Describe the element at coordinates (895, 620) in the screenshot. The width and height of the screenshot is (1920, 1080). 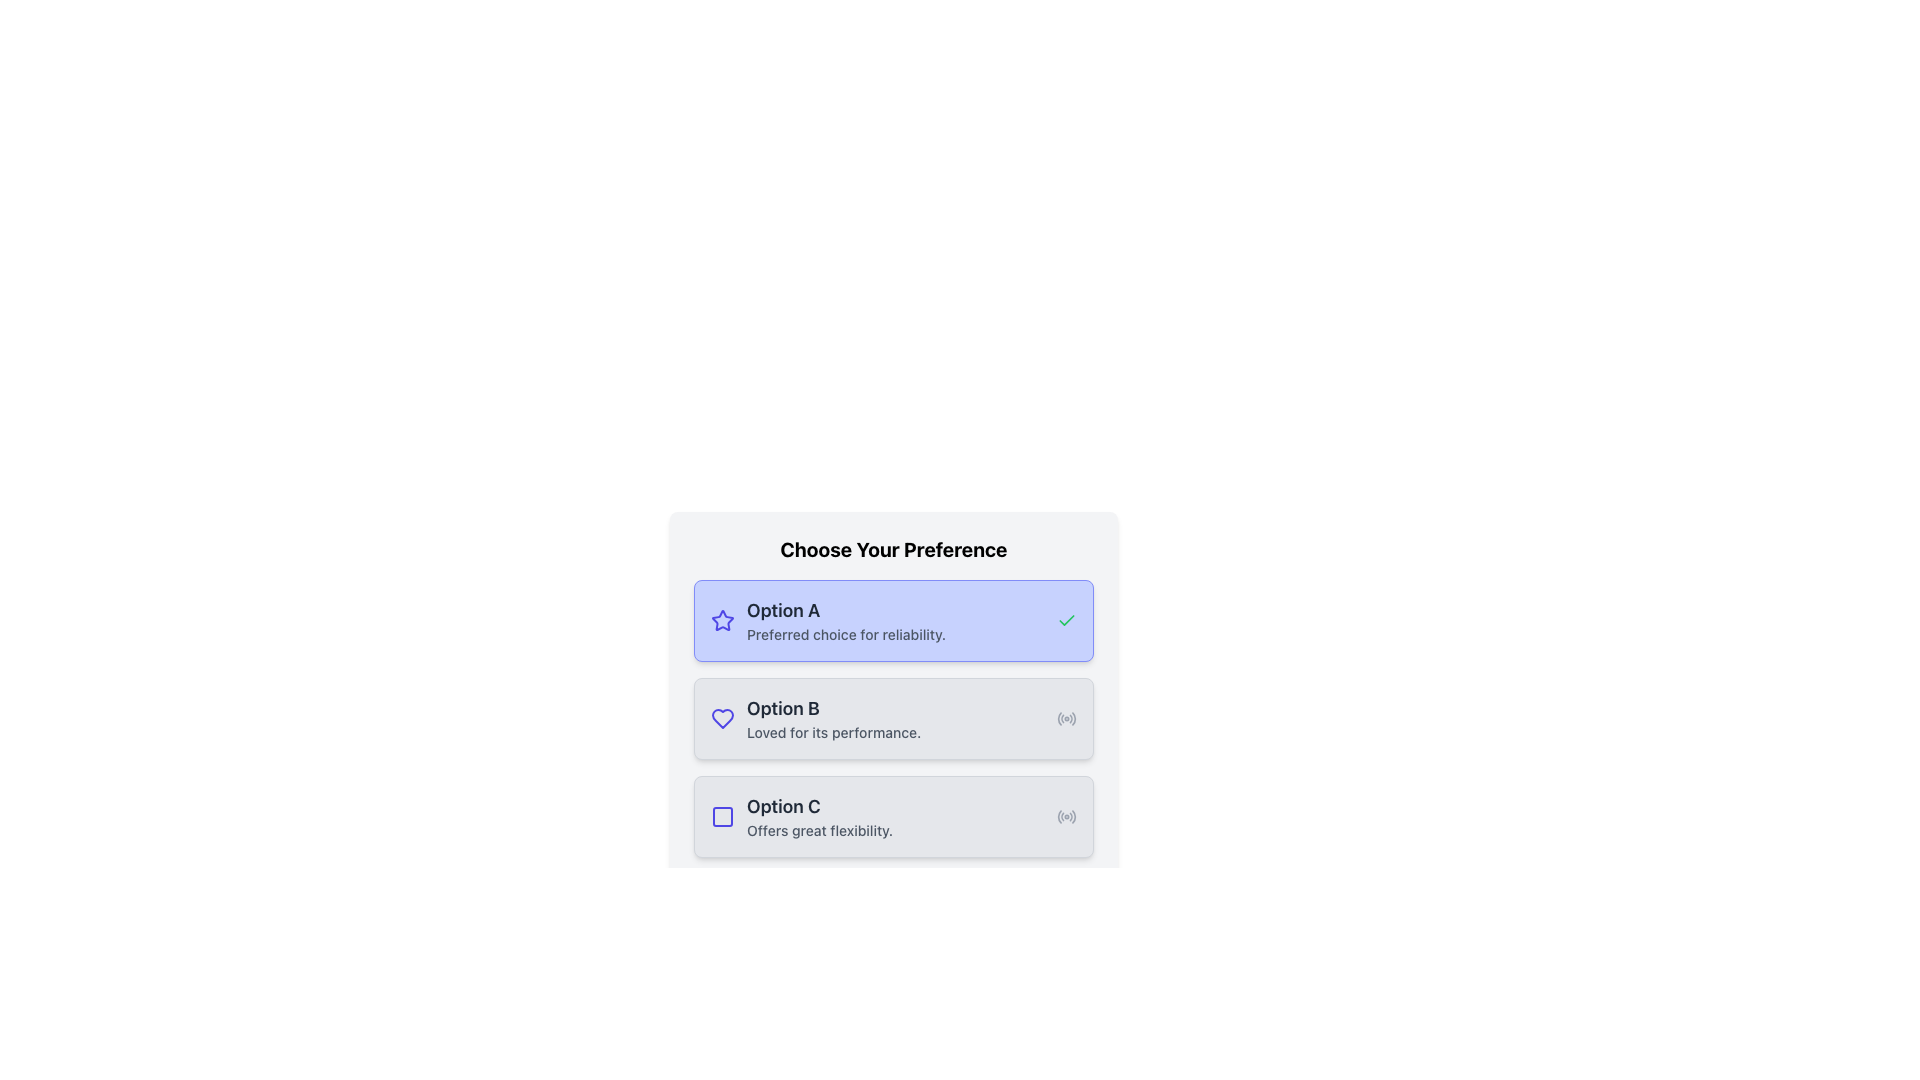
I see `the textual content of 'Option A' in the selection interface to possibly trigger tooltips` at that location.